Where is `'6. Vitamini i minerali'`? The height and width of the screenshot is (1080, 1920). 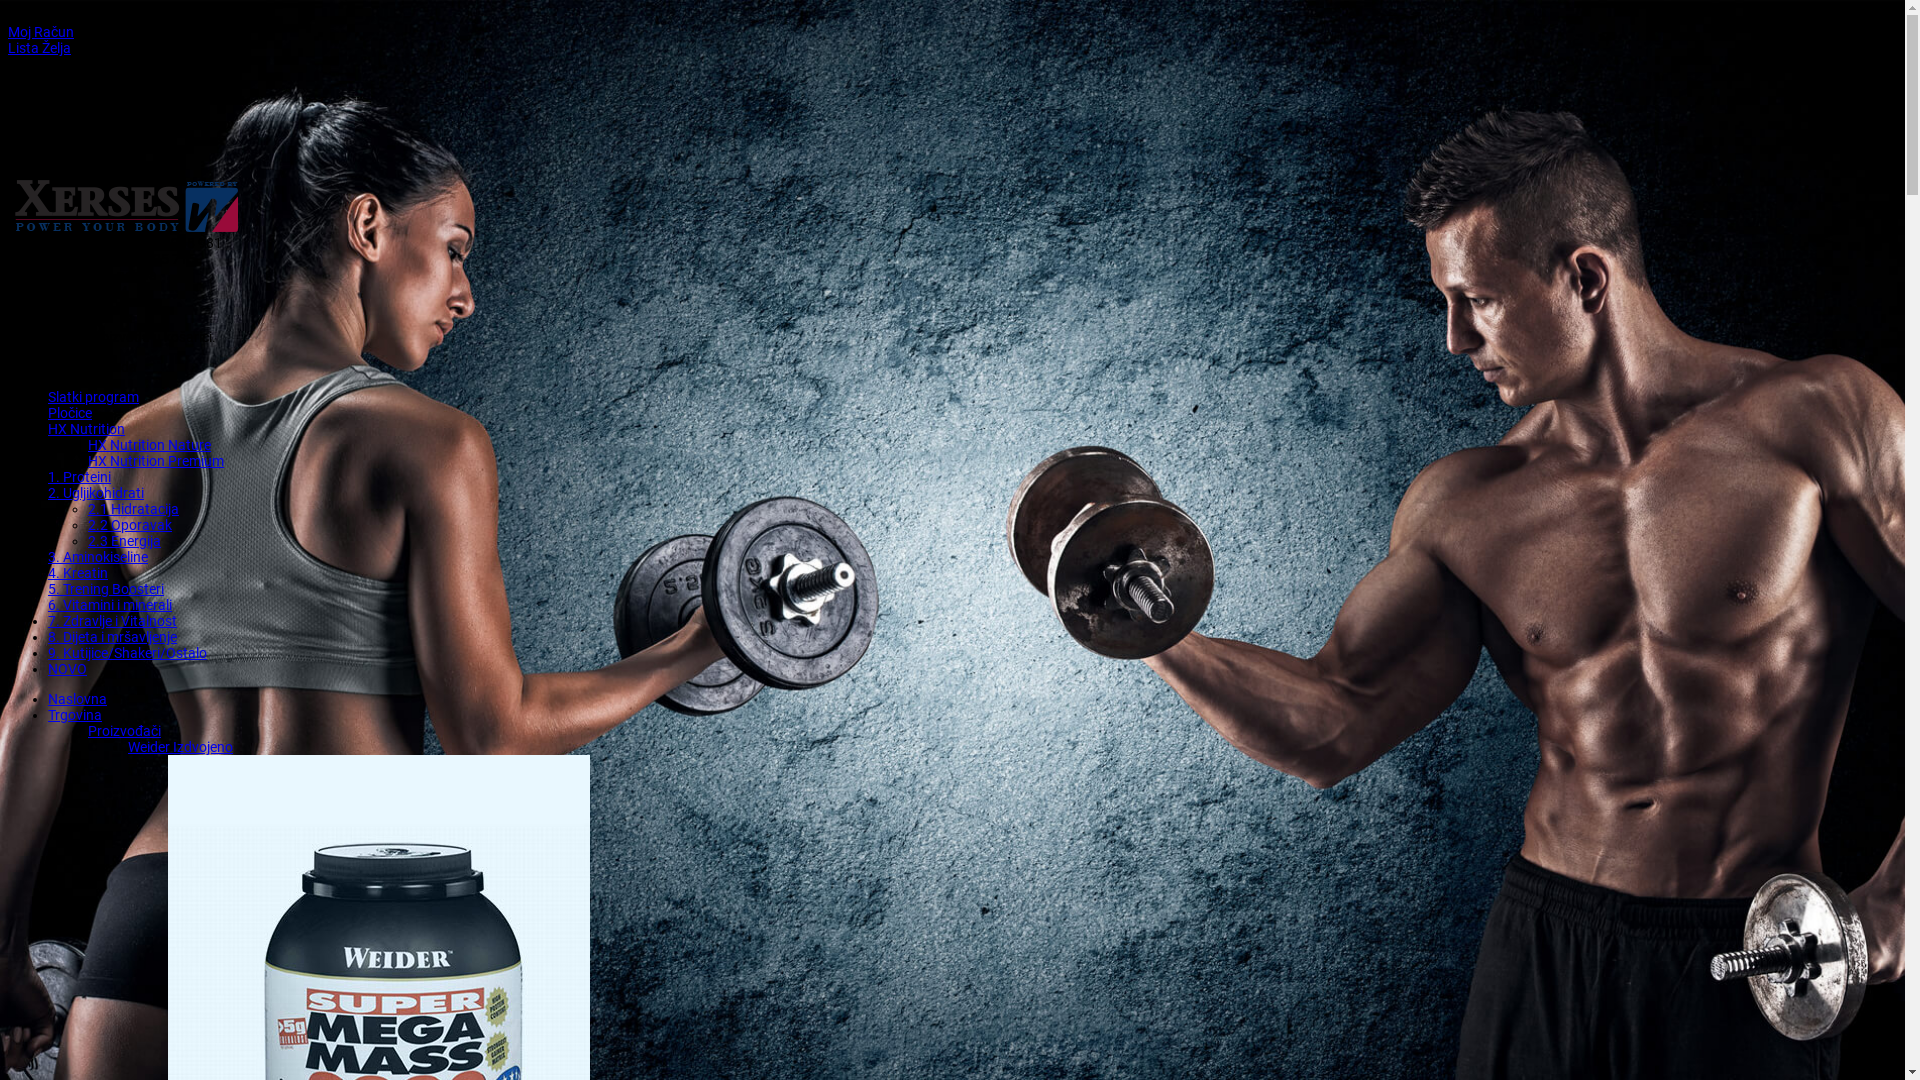
'6. Vitamini i minerali' is located at coordinates (109, 604).